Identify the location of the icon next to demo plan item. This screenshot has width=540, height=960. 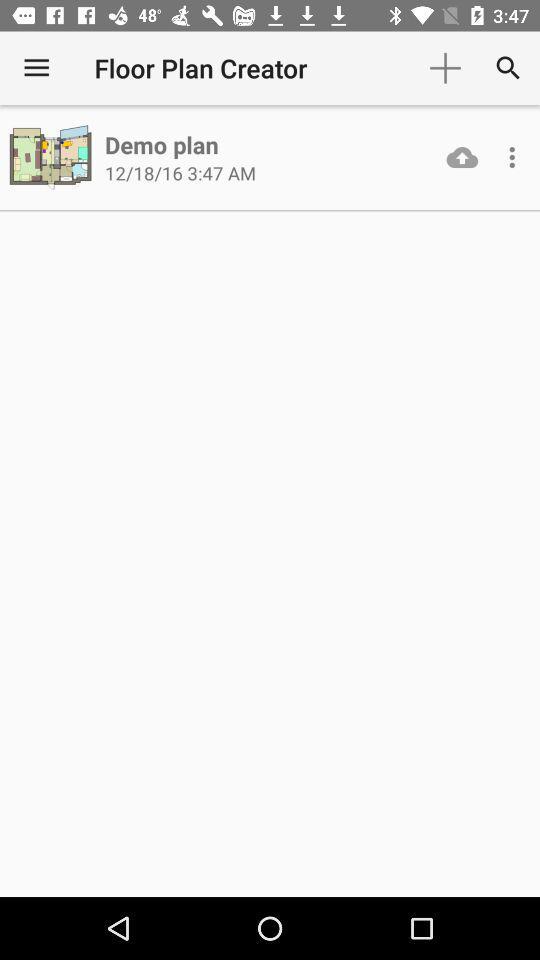
(52, 156).